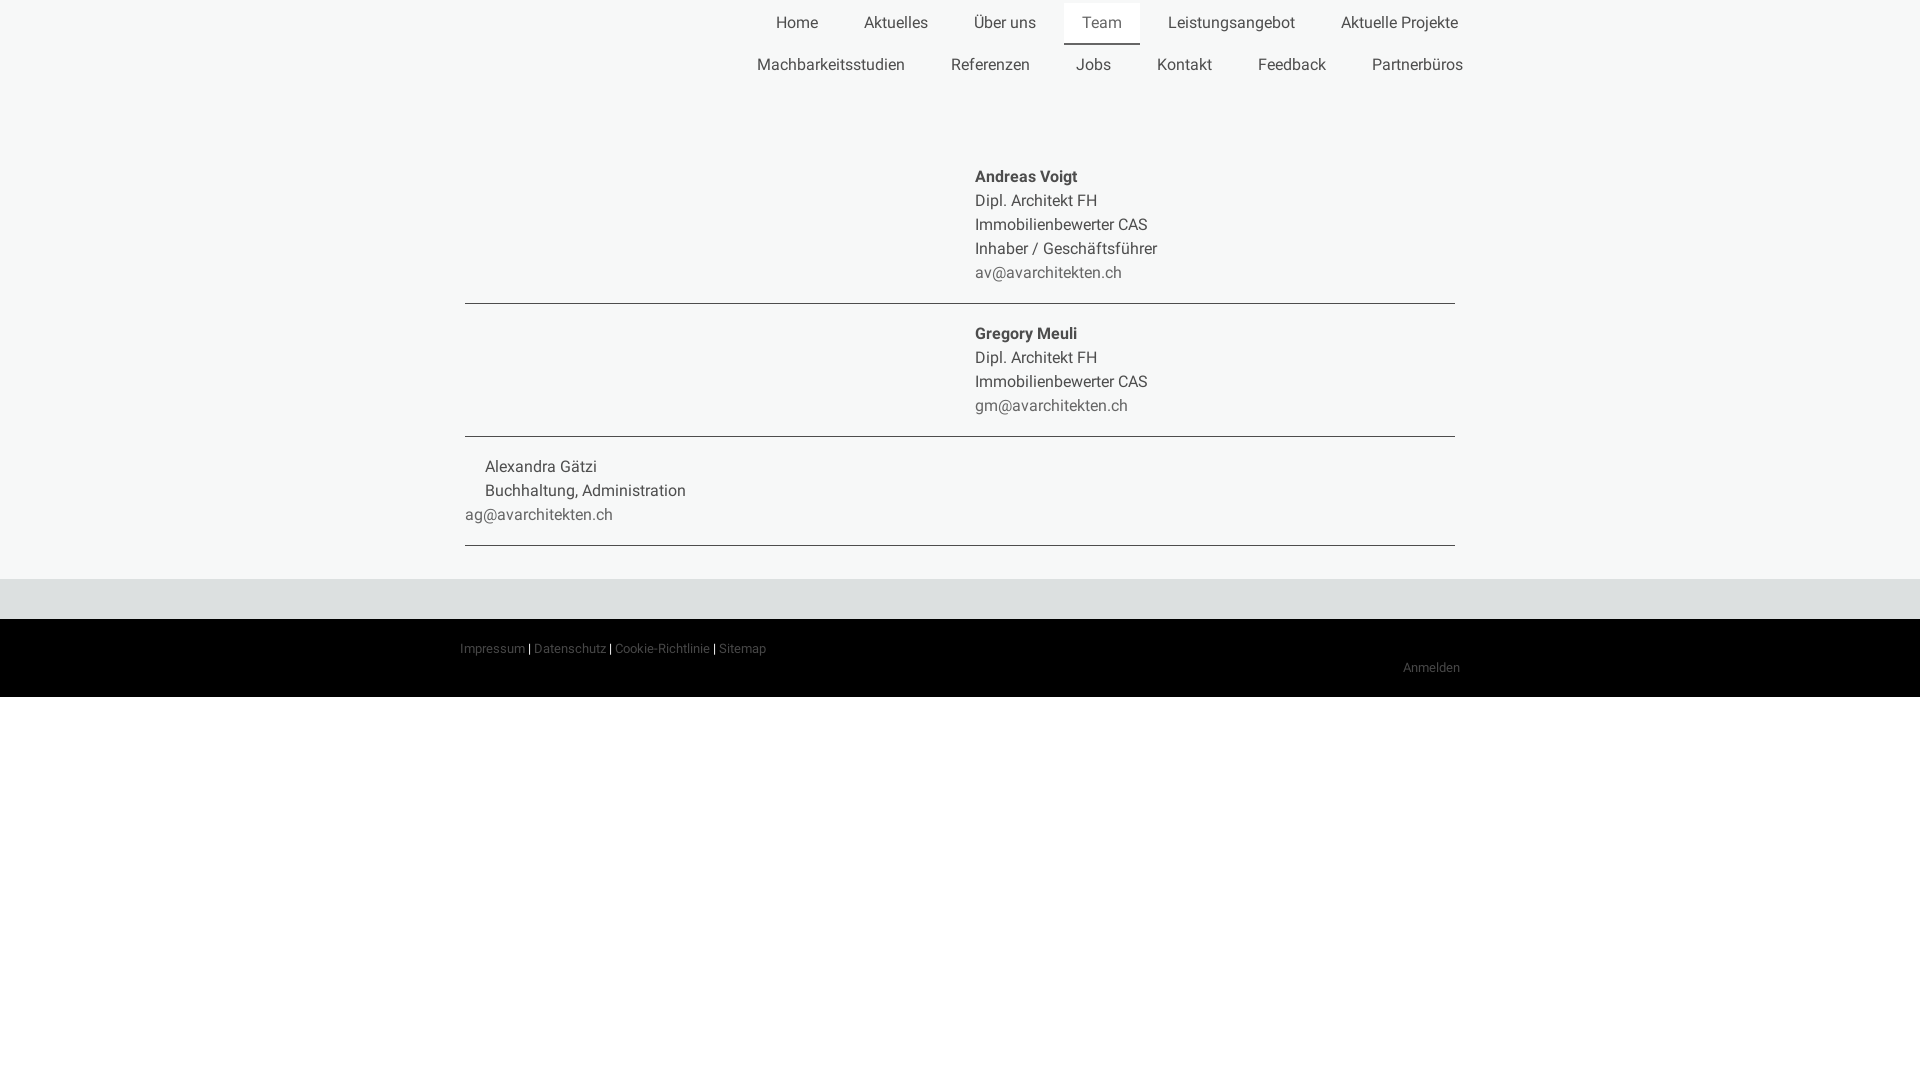  I want to click on 'Feedback', so click(1238, 64).